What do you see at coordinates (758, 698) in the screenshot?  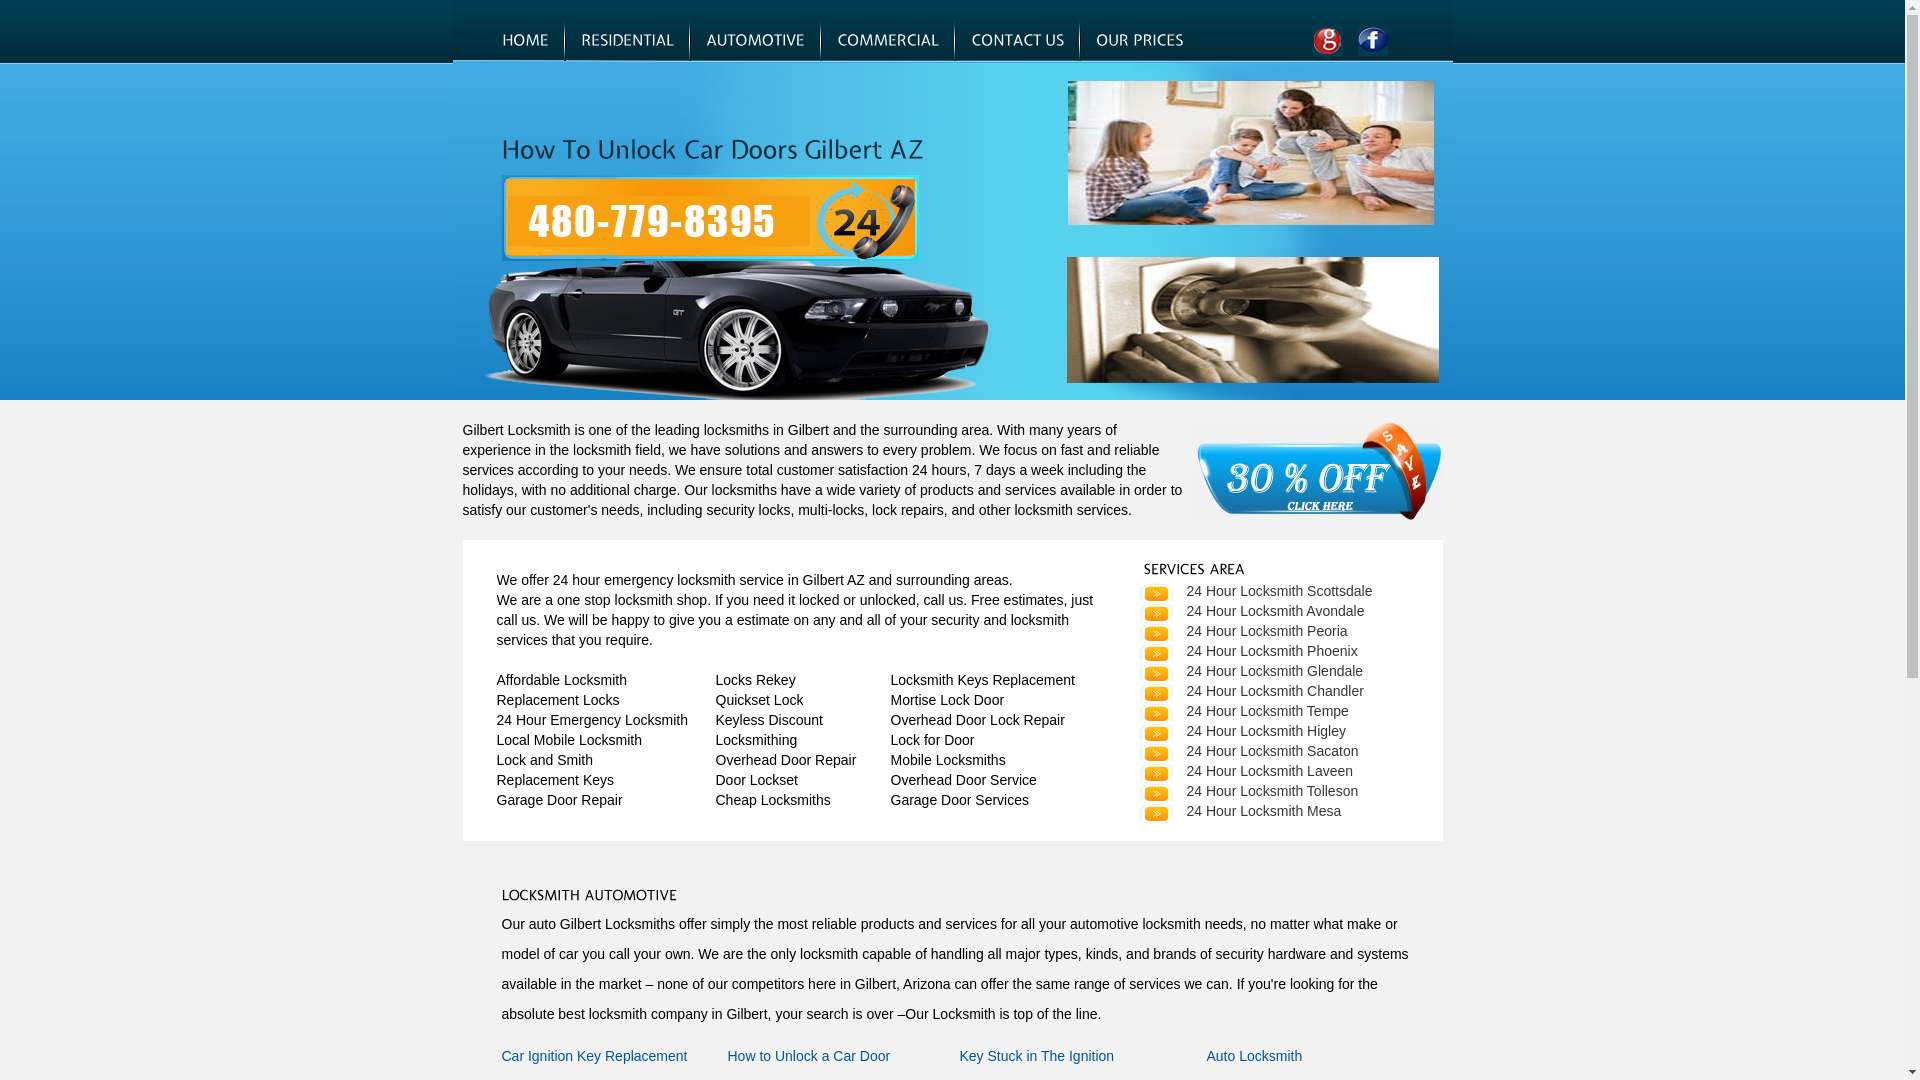 I see `'Quickset Lock'` at bounding box center [758, 698].